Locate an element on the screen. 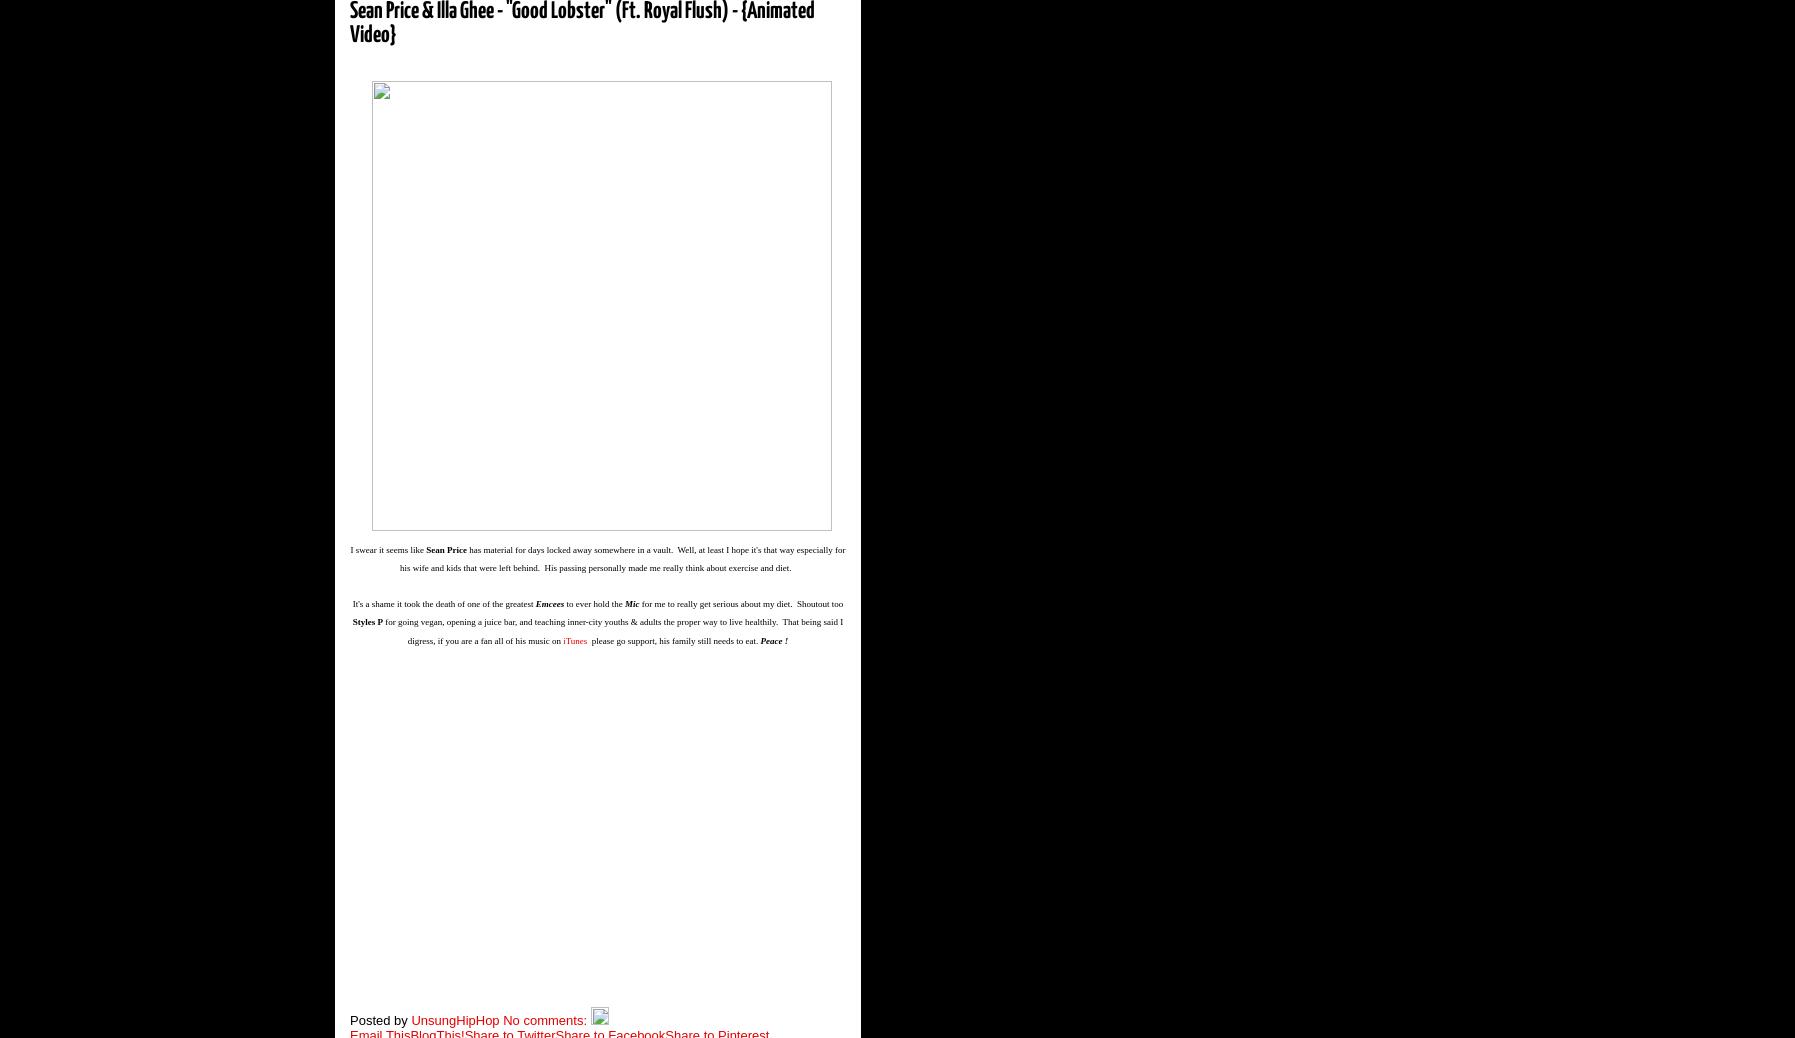  'No comments:' is located at coordinates (546, 1019).